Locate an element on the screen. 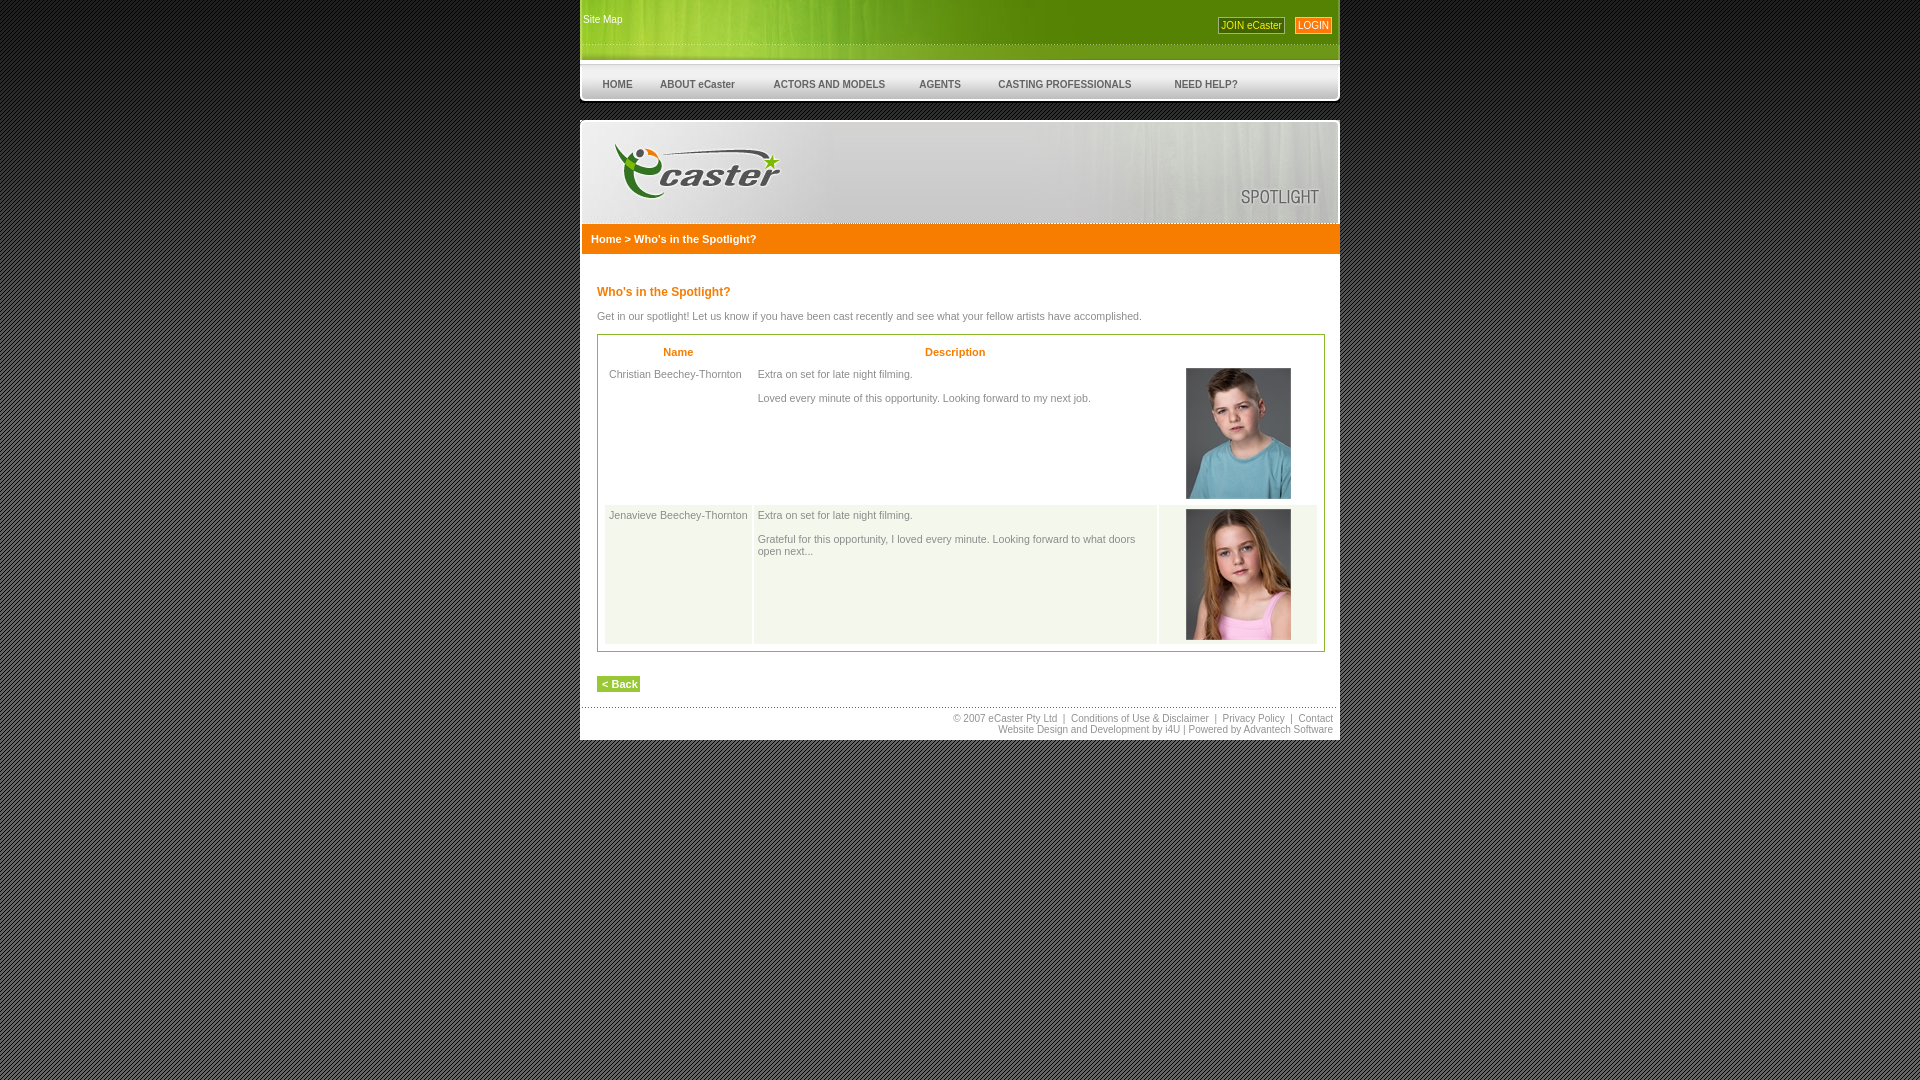  'JOIN eCaster' is located at coordinates (1250, 25).